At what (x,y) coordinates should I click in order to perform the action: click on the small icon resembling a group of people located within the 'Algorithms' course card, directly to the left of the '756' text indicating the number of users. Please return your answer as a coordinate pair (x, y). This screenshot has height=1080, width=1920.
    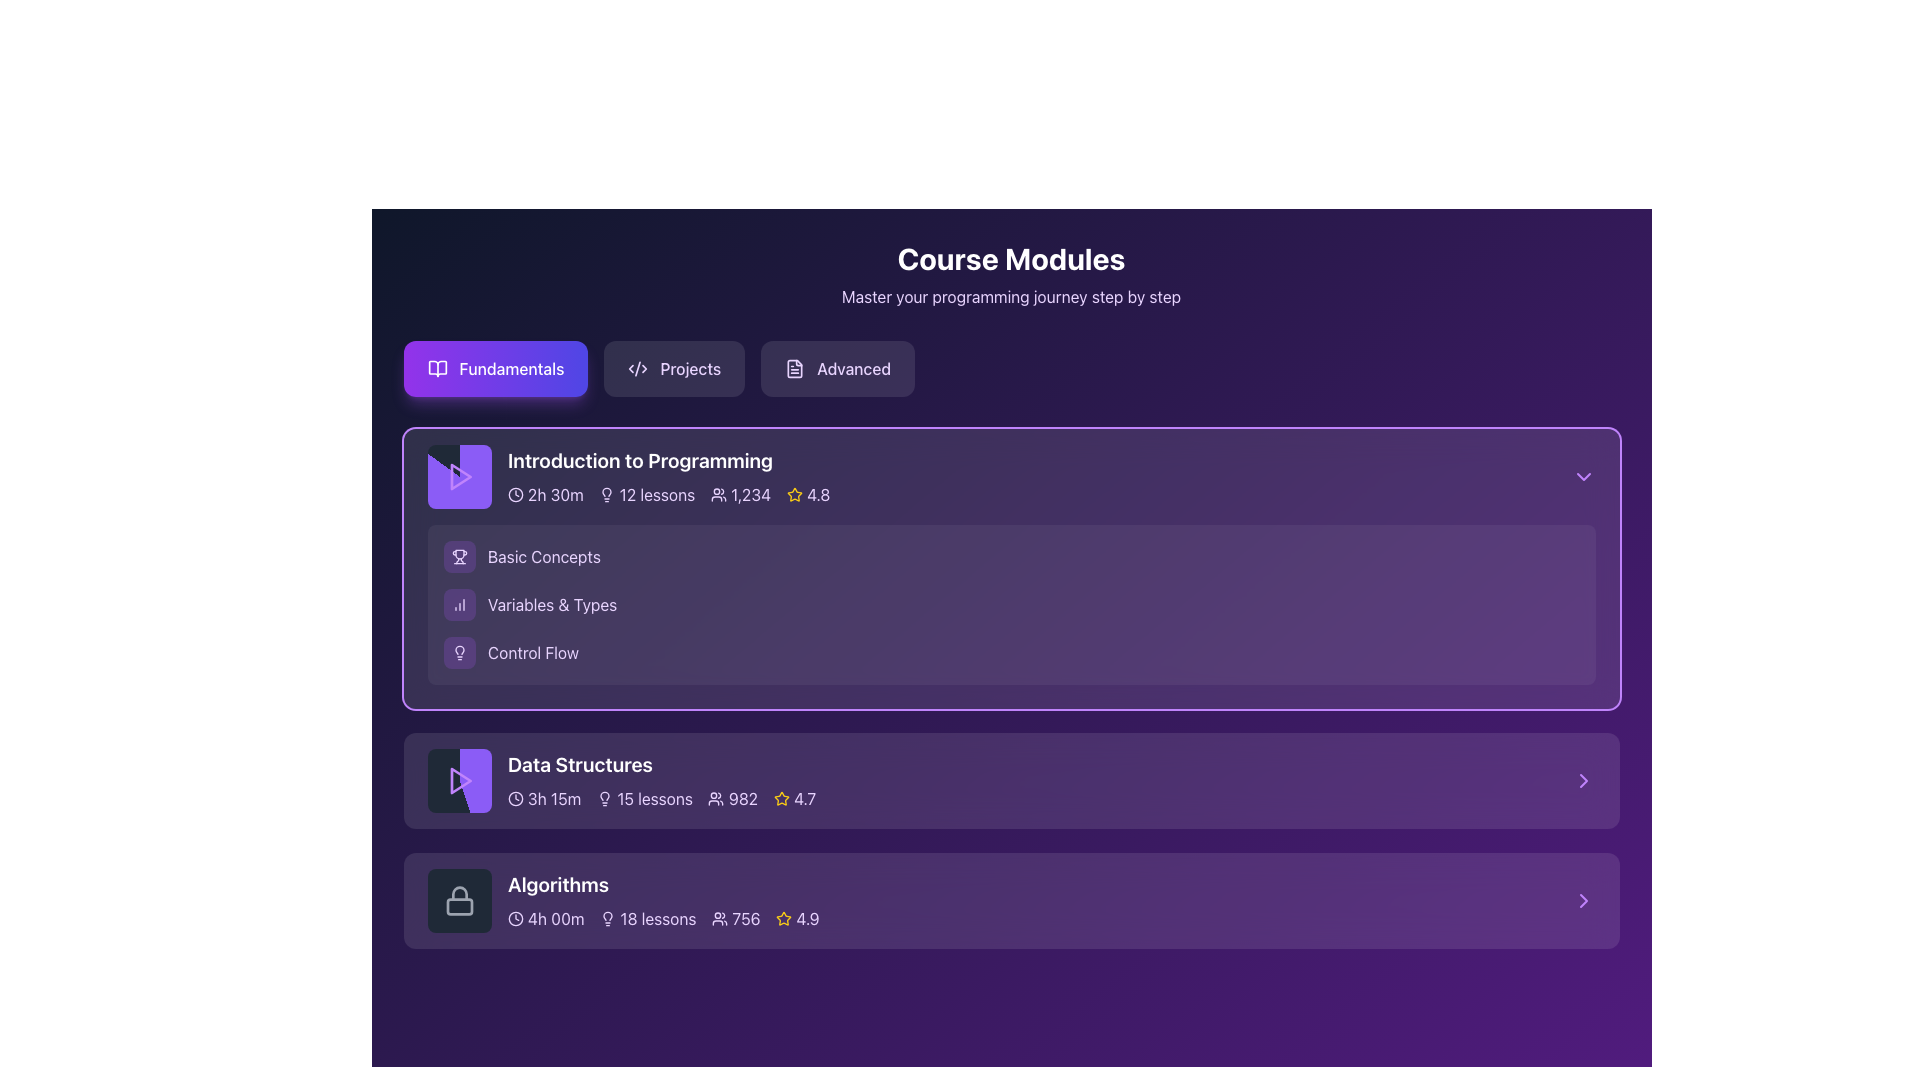
    Looking at the image, I should click on (719, 918).